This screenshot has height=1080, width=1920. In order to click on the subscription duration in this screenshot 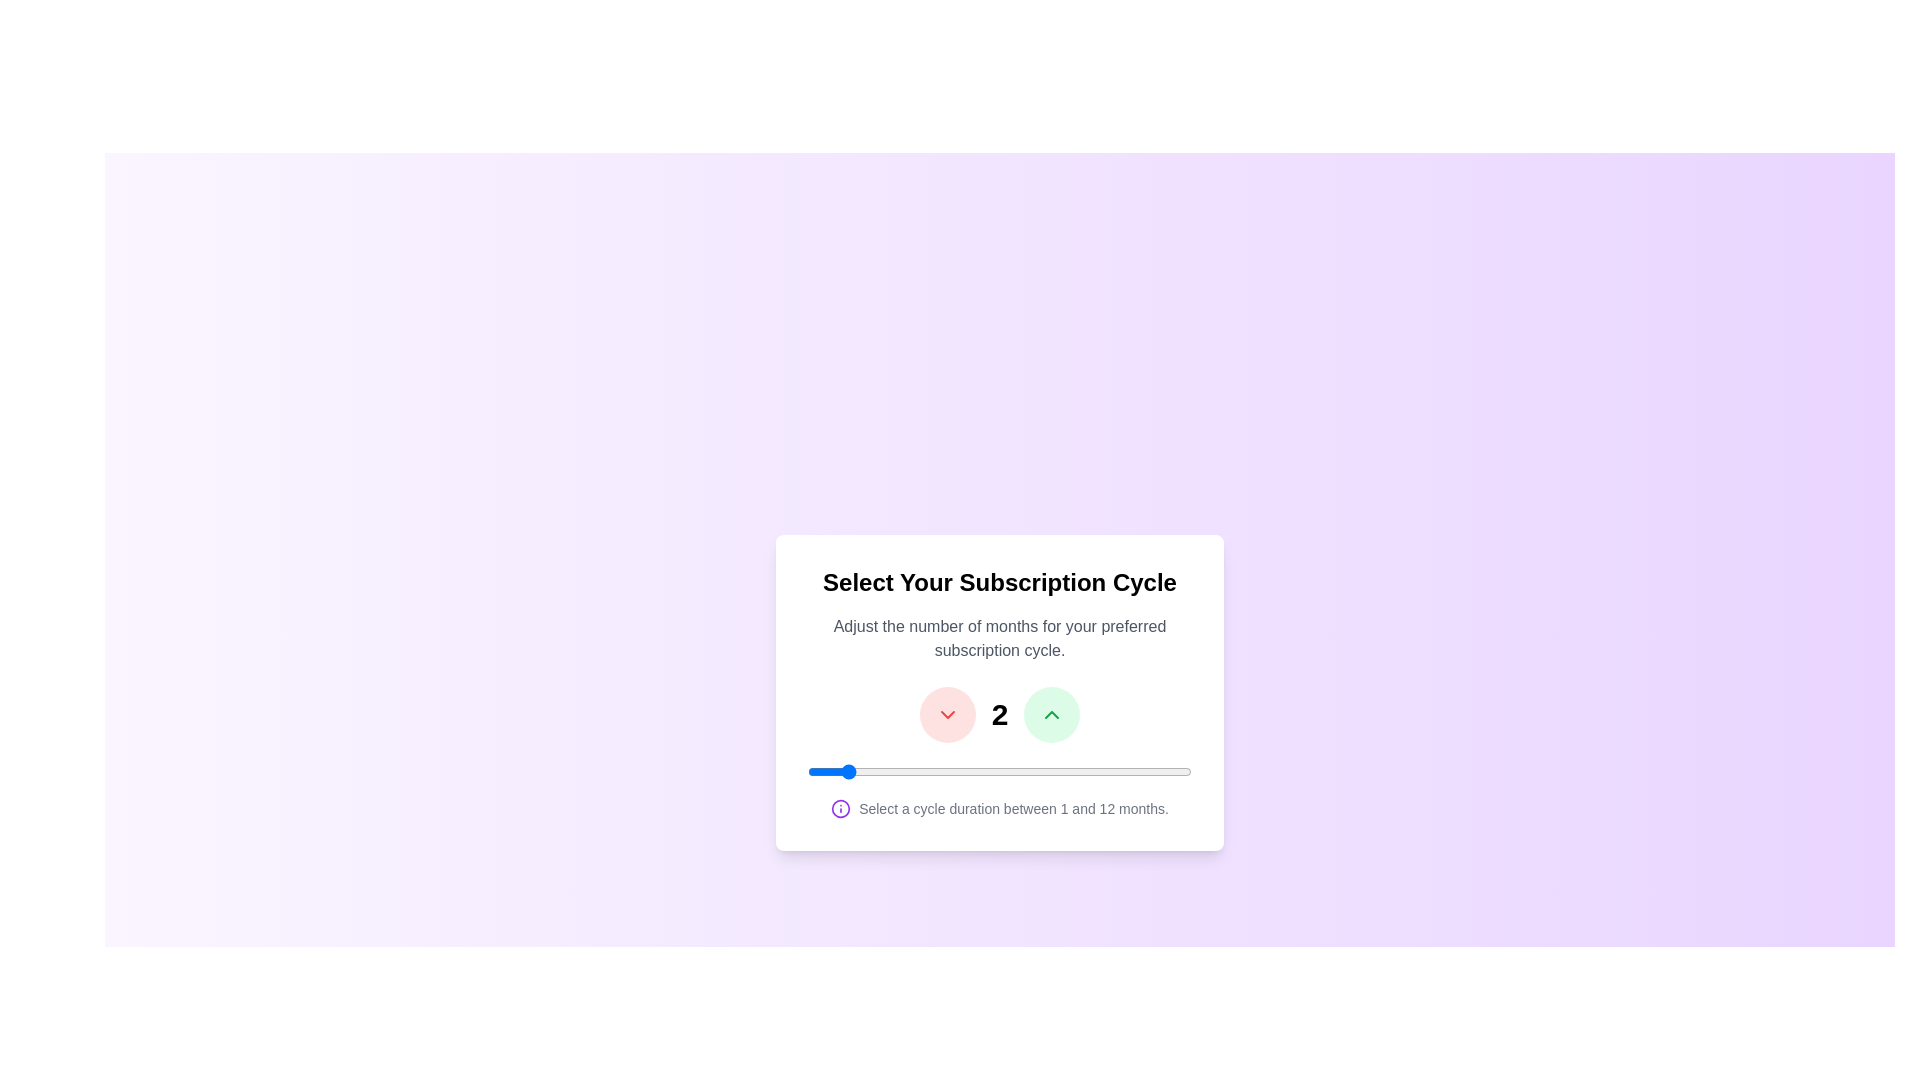, I will do `click(982, 770)`.